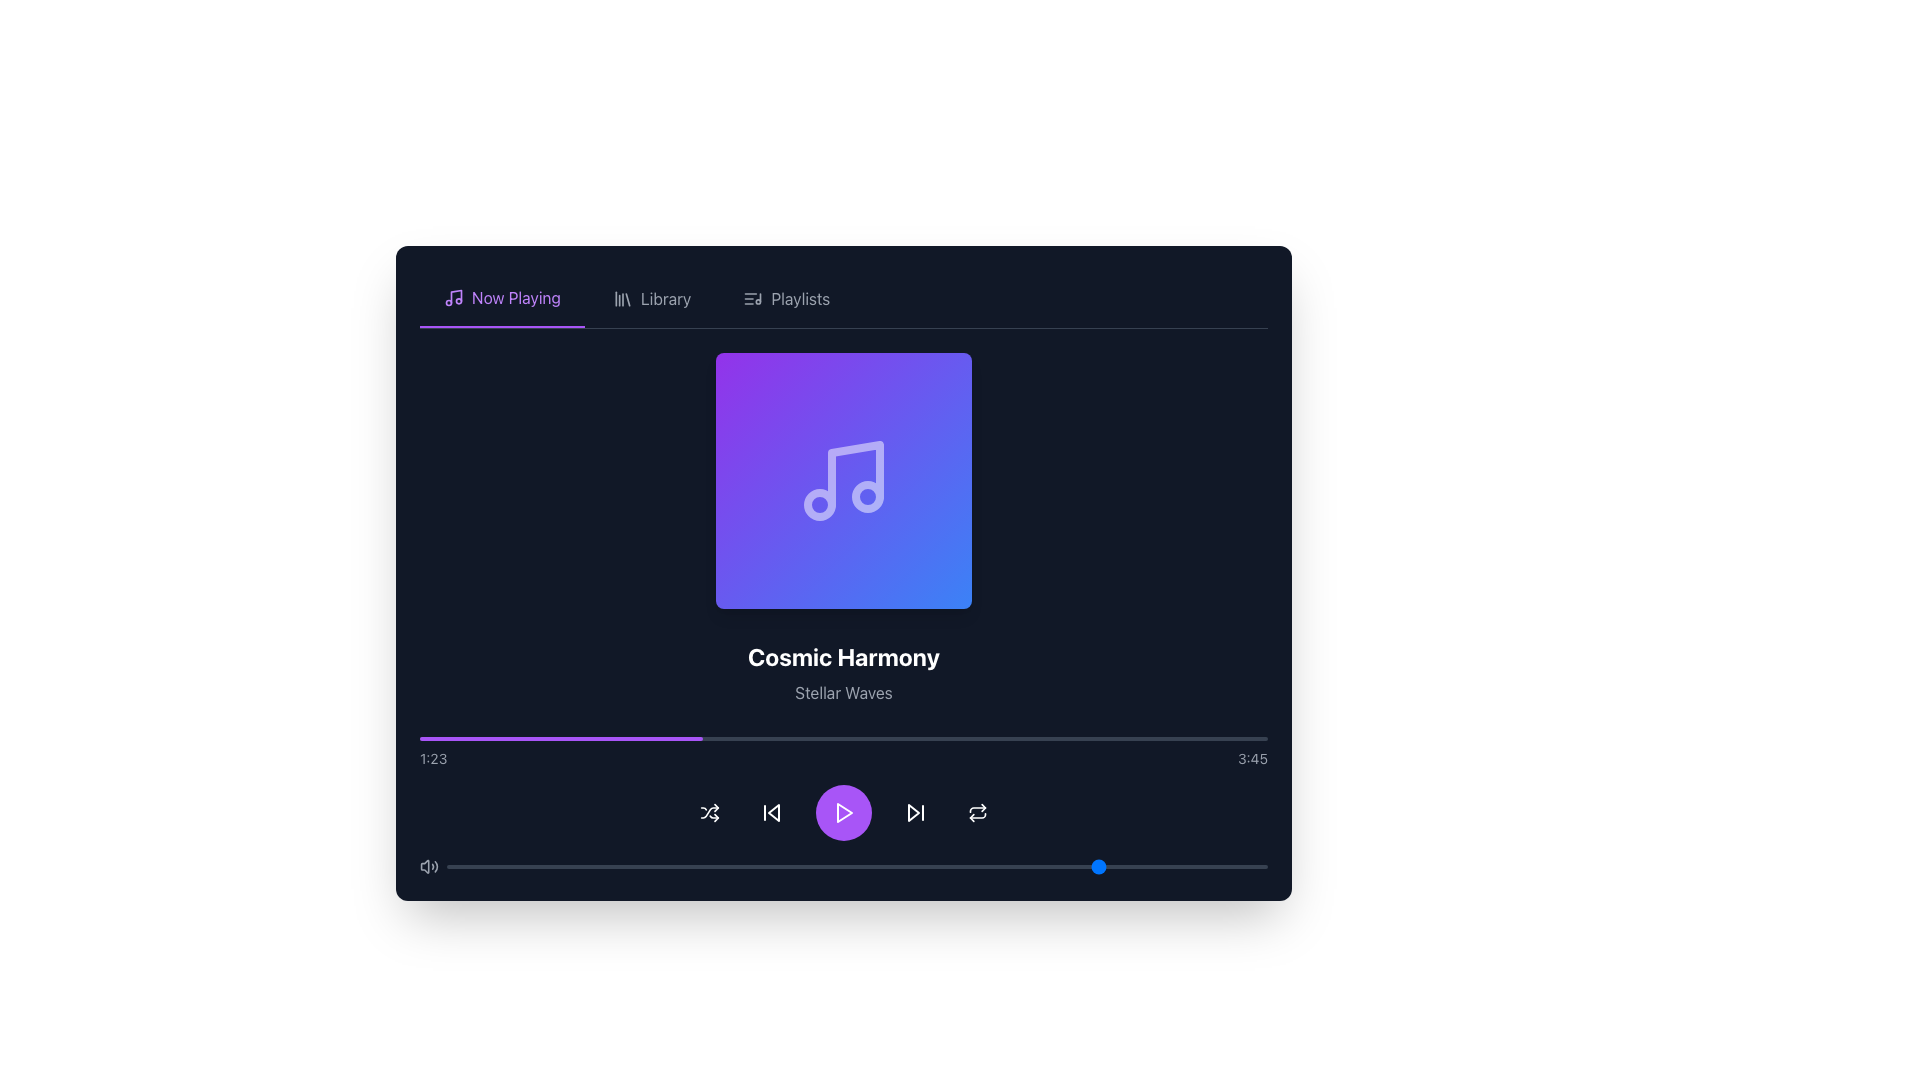 The width and height of the screenshot is (1920, 1080). What do you see at coordinates (502, 299) in the screenshot?
I see `the 'Now Playing' navigation link, which is the first option in the horizontal navigation bar, styled with a purple underline and accompanied by a music note icon` at bounding box center [502, 299].